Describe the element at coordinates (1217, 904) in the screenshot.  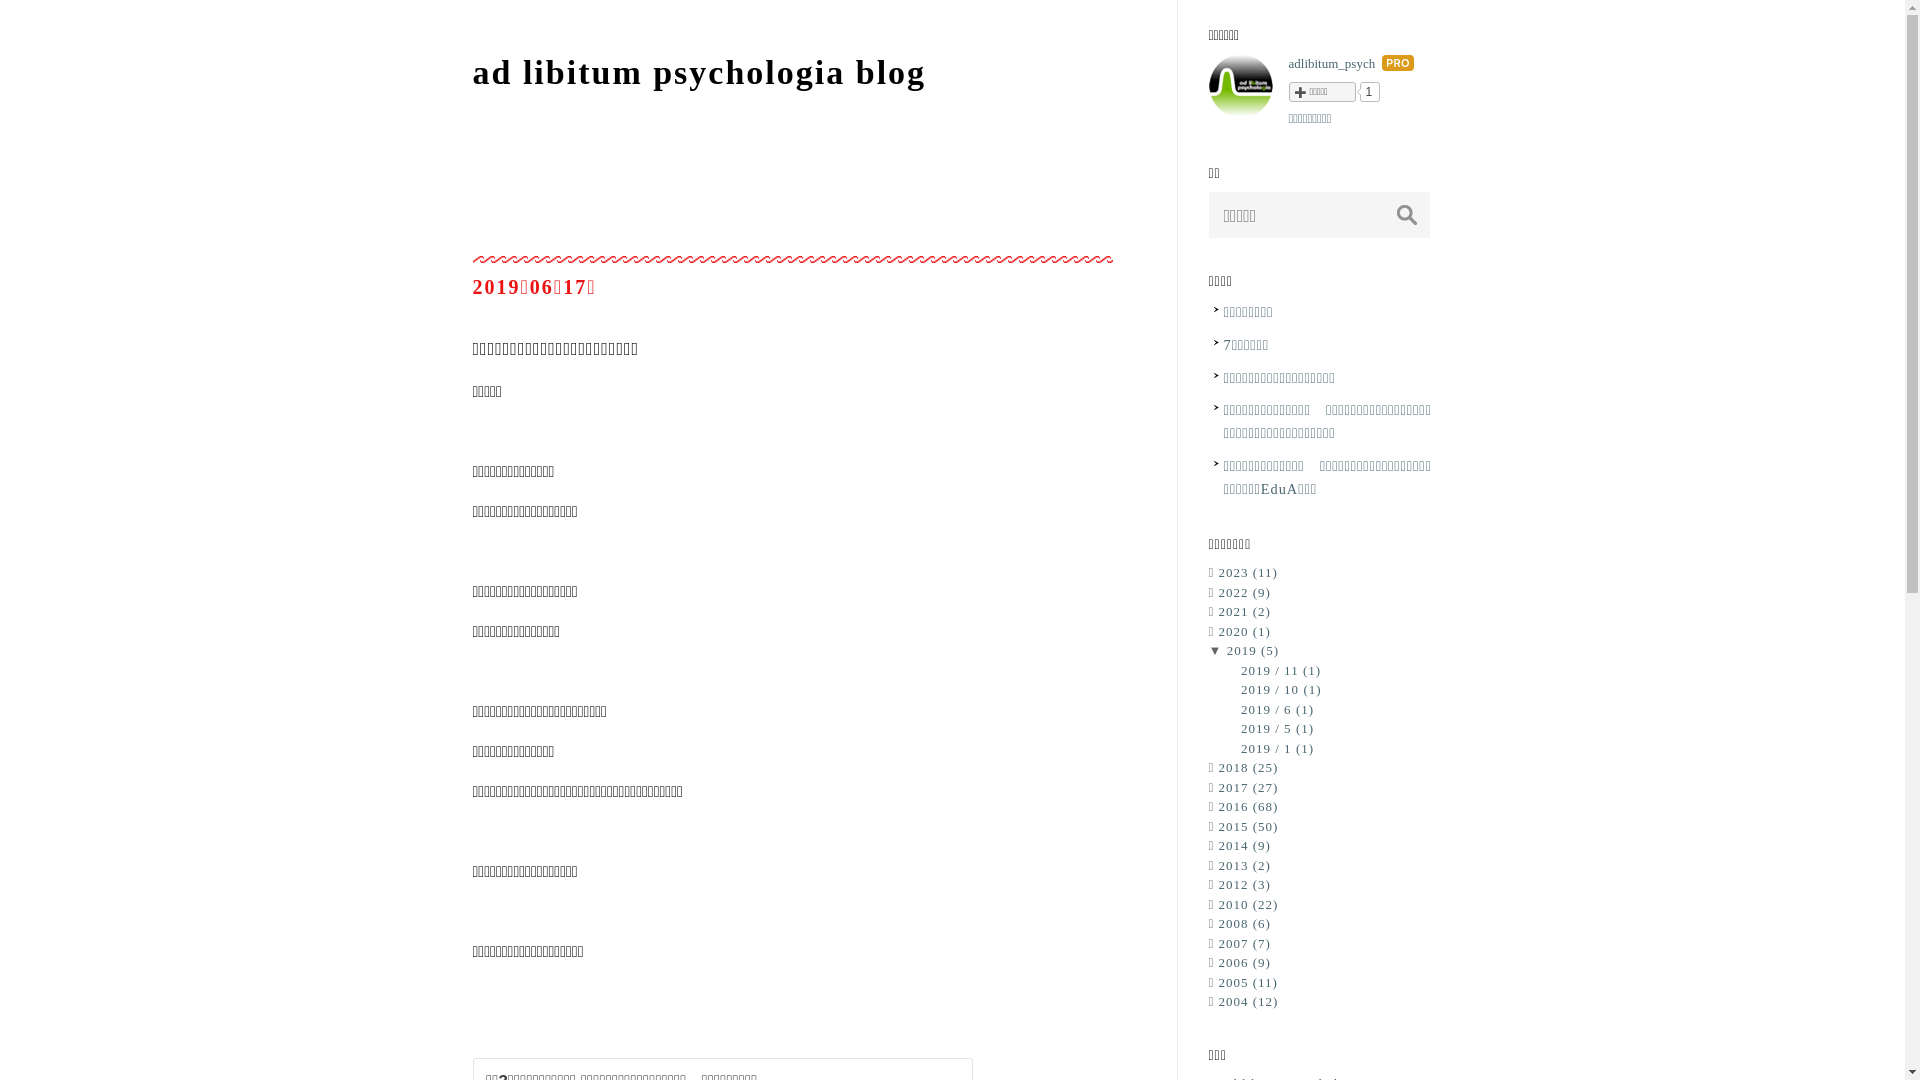
I see `'2010 (22)'` at that location.